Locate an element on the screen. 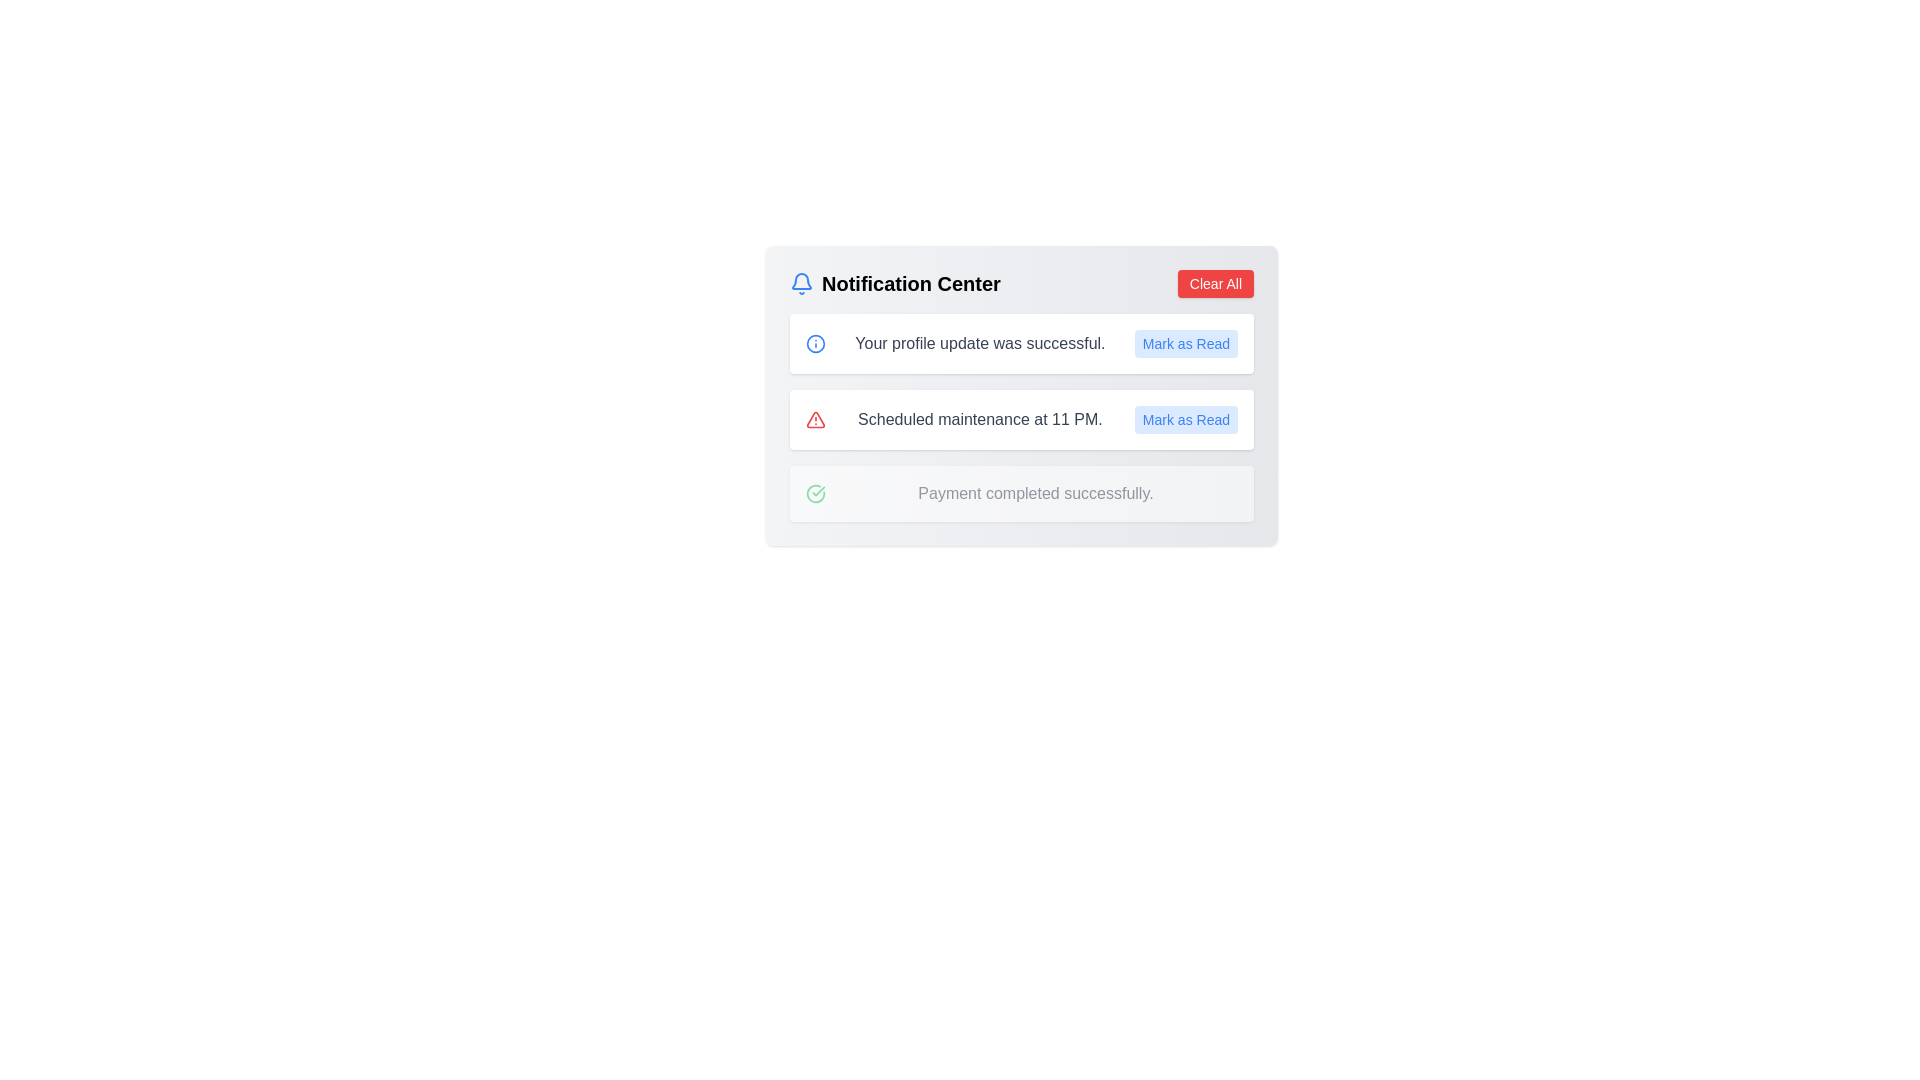 This screenshot has height=1080, width=1920. the third informational notification in the Notification Center that indicates a successful payment completion is located at coordinates (1022, 493).